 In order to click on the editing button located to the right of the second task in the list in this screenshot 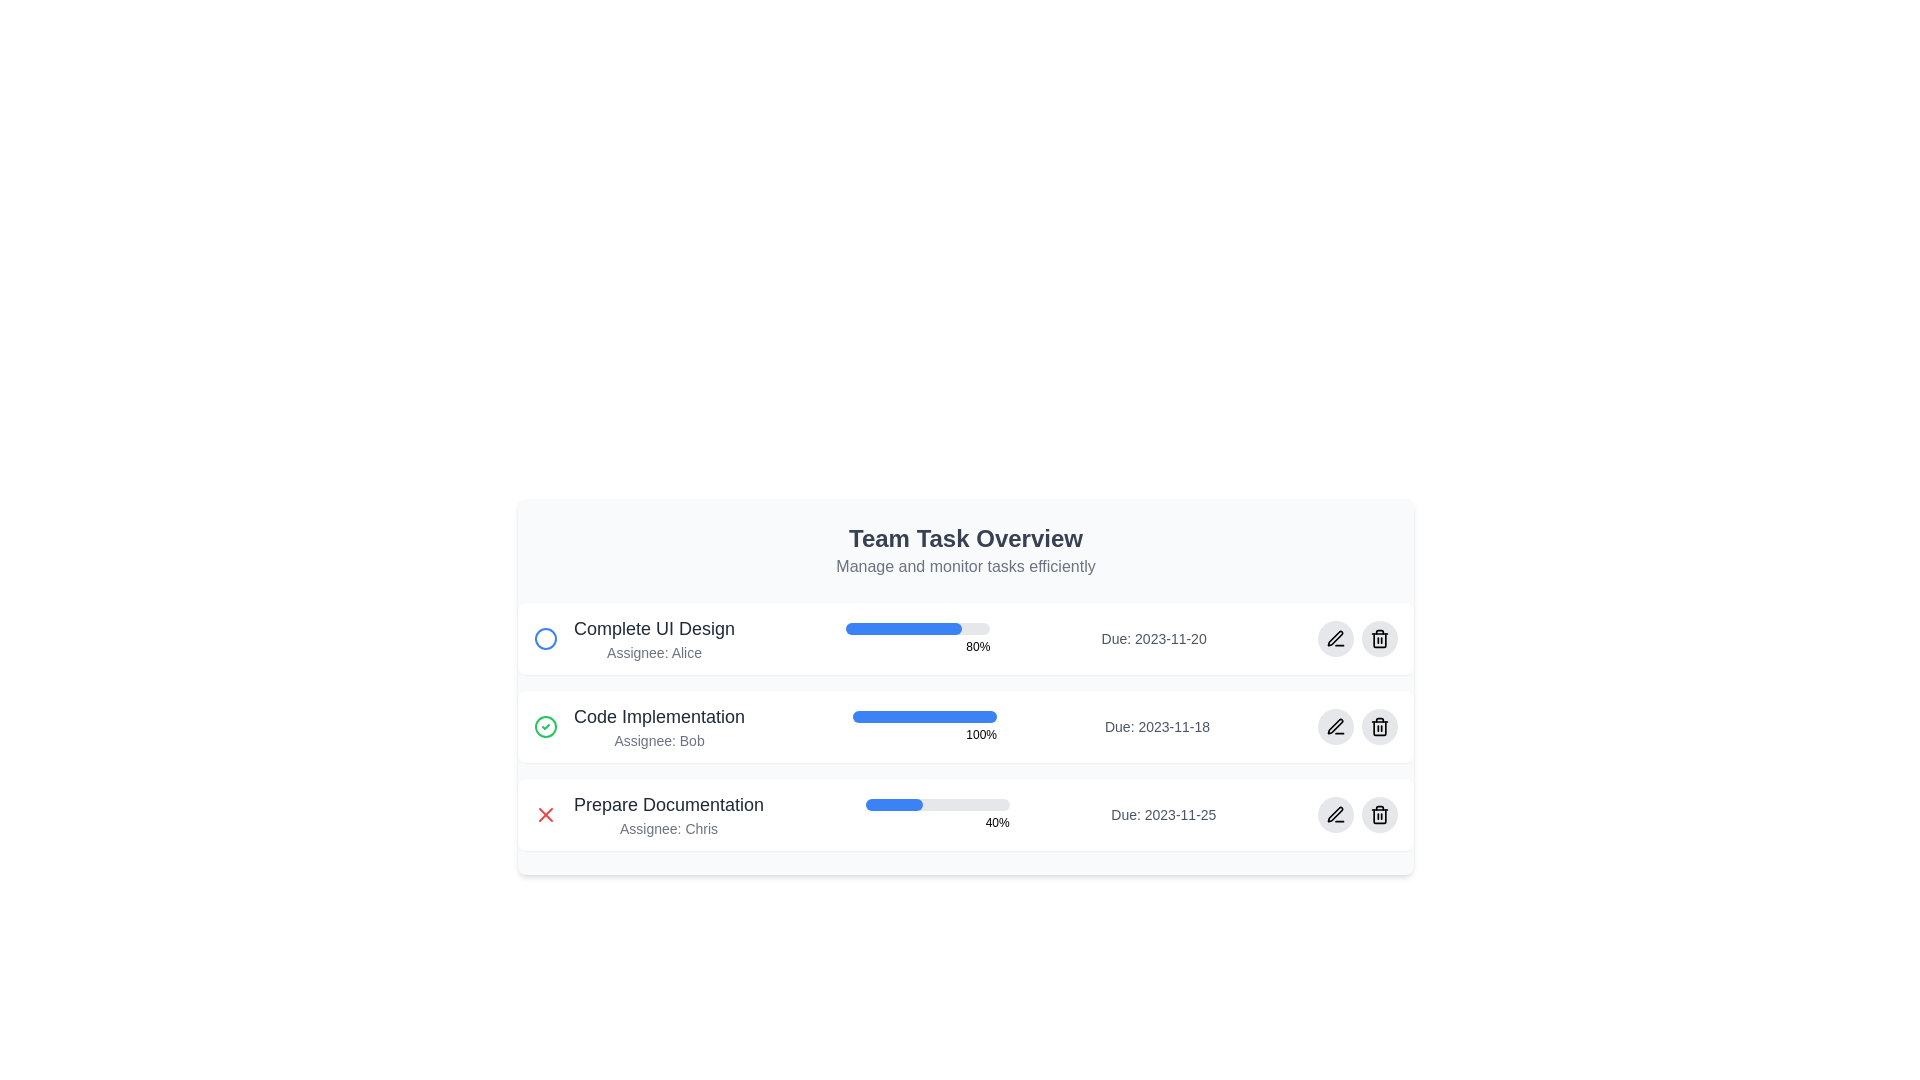, I will do `click(1335, 726)`.